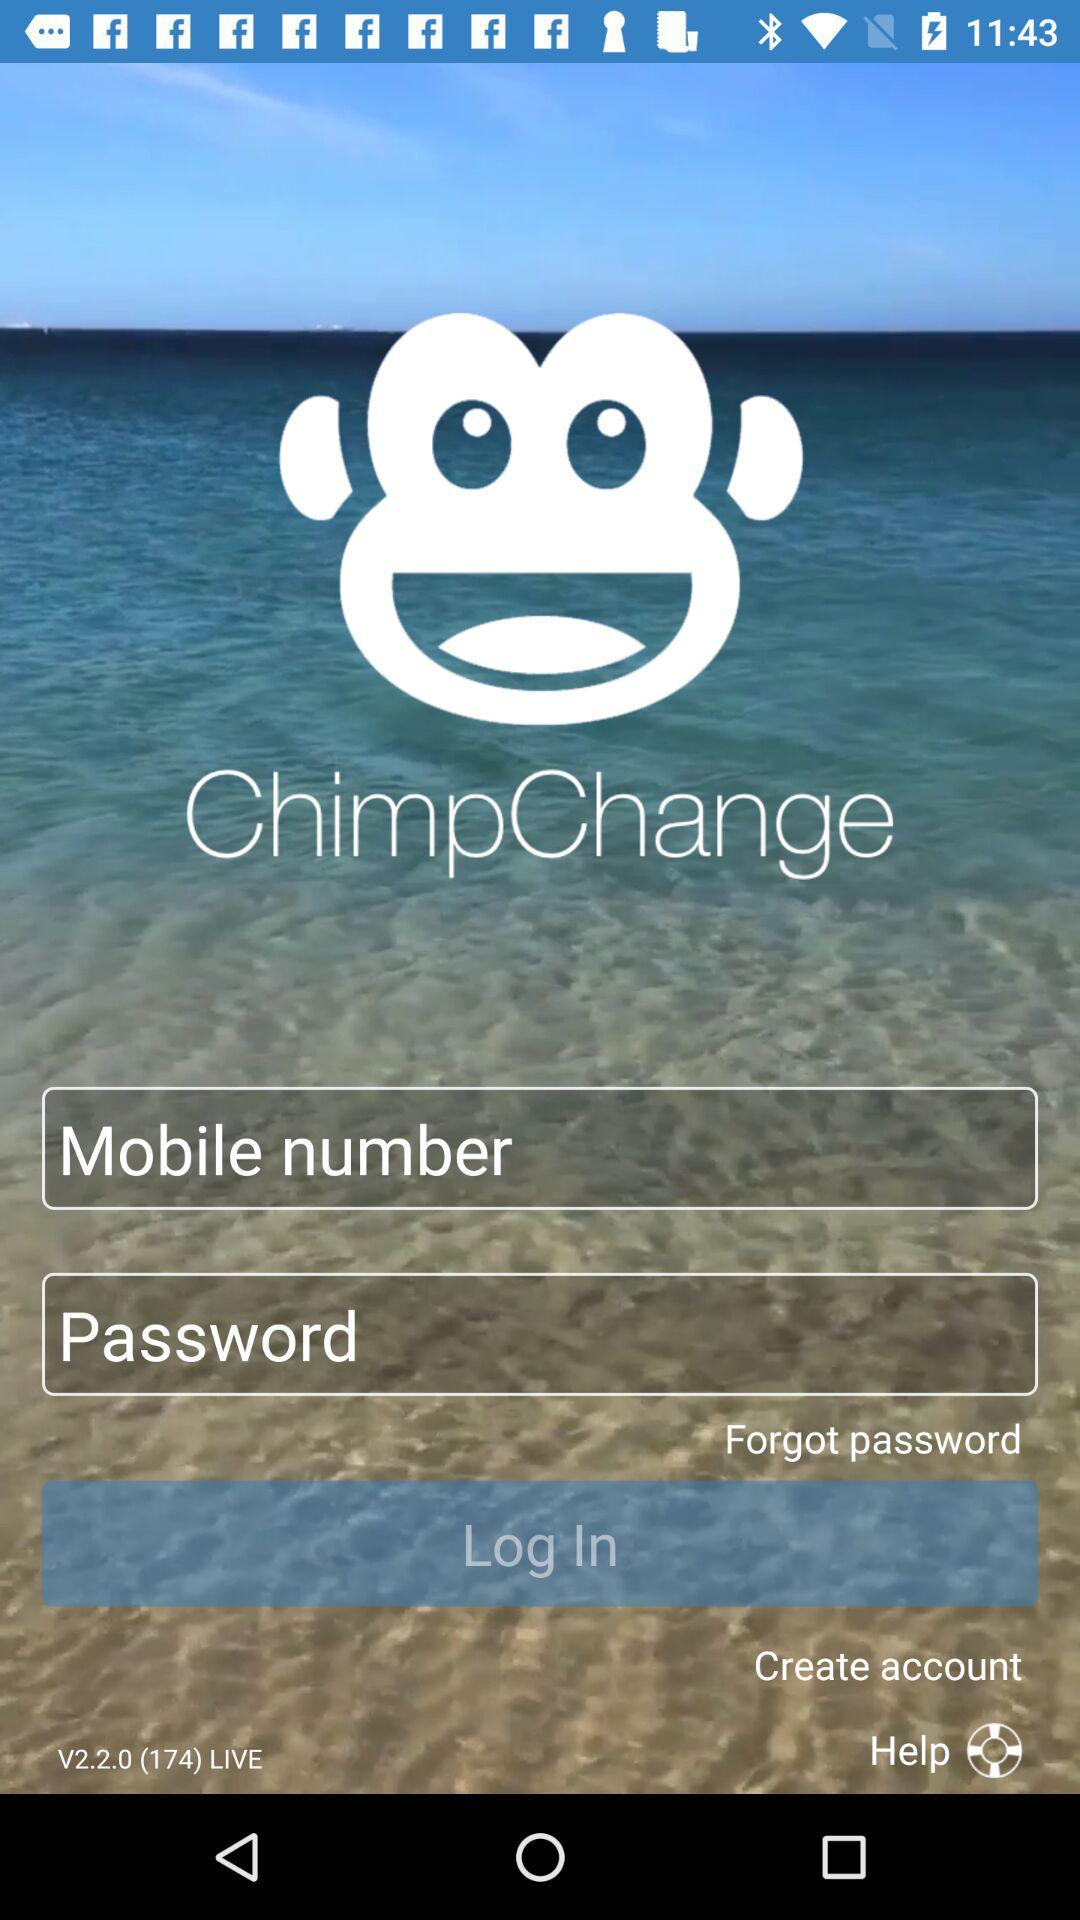 The width and height of the screenshot is (1080, 1920). I want to click on input field, so click(540, 1148).